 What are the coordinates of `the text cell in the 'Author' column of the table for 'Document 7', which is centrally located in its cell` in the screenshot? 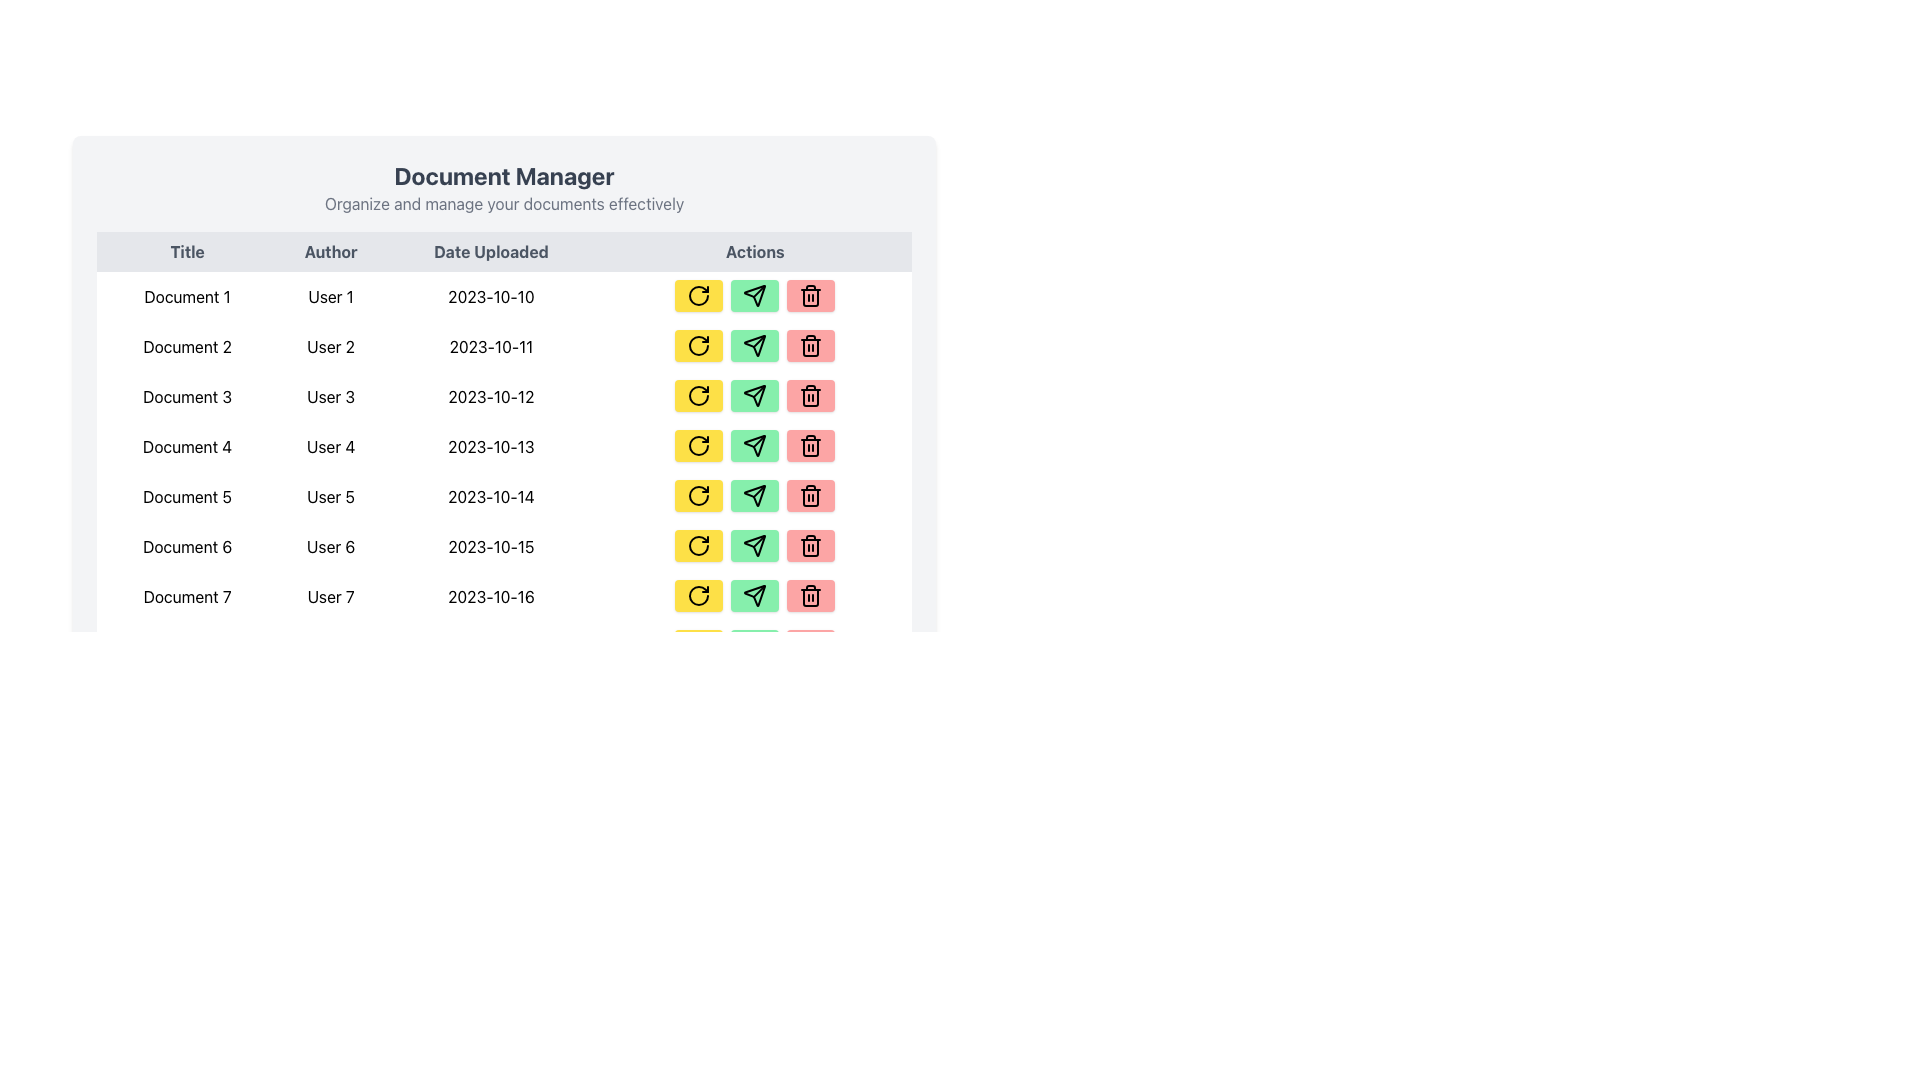 It's located at (331, 596).